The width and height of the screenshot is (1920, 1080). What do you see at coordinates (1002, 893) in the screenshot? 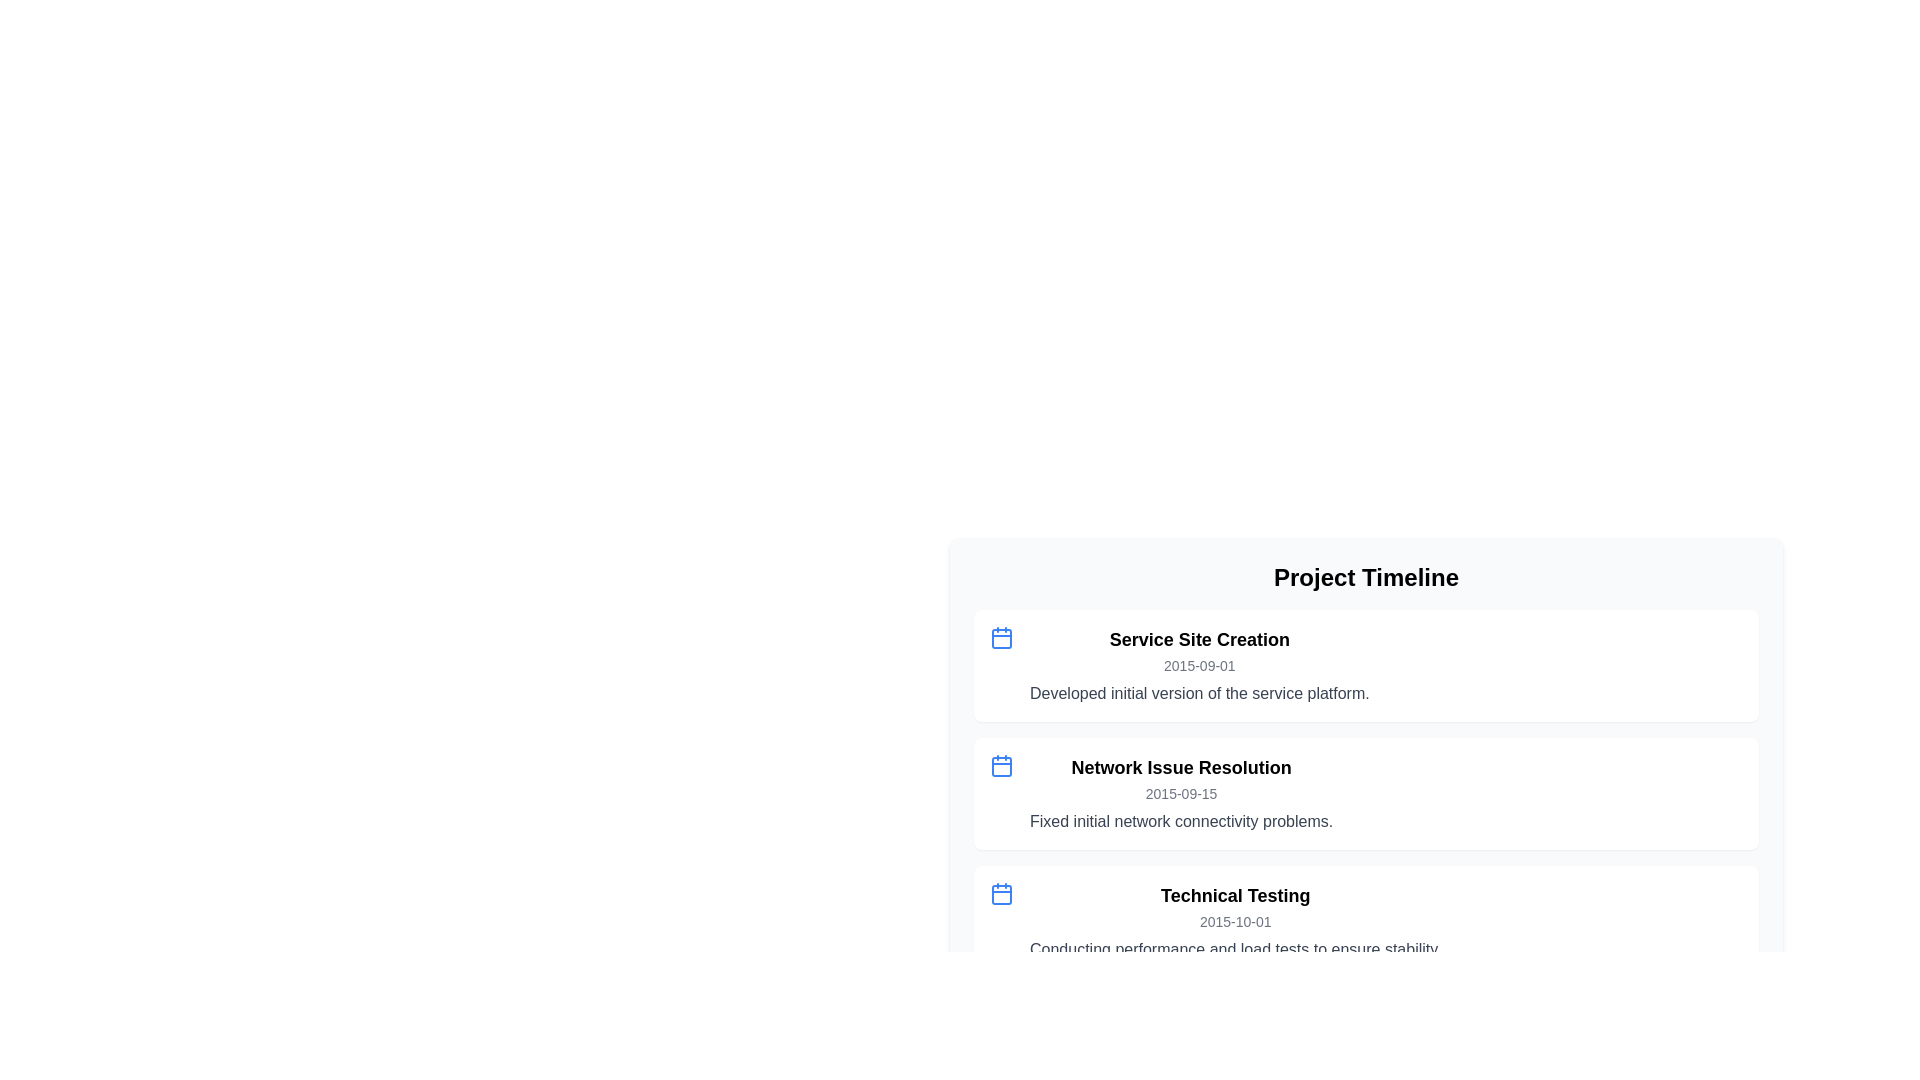
I see `the blue calendar icon representing the date indicator, located as the leftmost component of the third project timeline entry alongside 'Technical Testing' and '2015-10-01'` at bounding box center [1002, 893].